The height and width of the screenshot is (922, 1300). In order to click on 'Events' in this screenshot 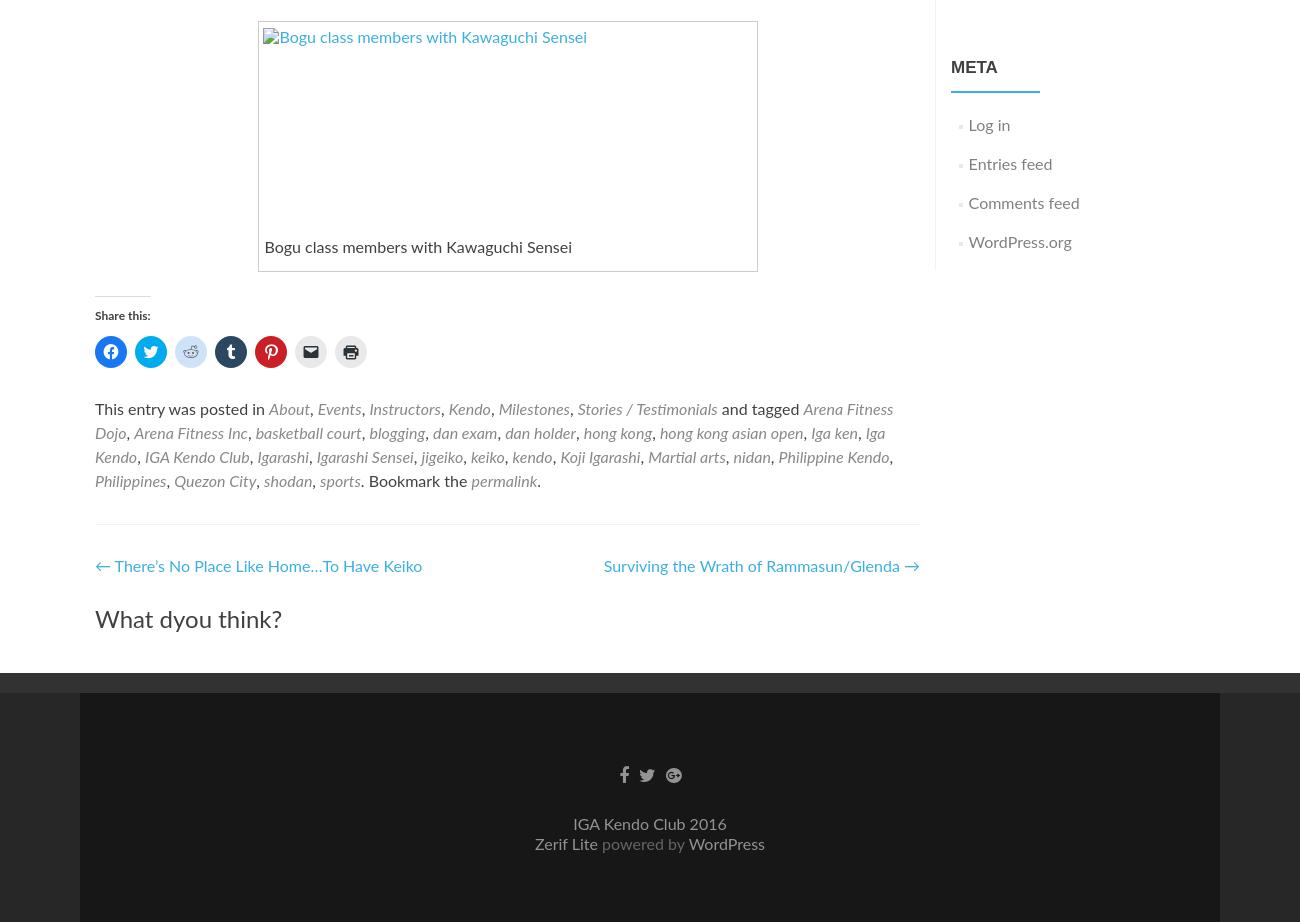, I will do `click(338, 407)`.